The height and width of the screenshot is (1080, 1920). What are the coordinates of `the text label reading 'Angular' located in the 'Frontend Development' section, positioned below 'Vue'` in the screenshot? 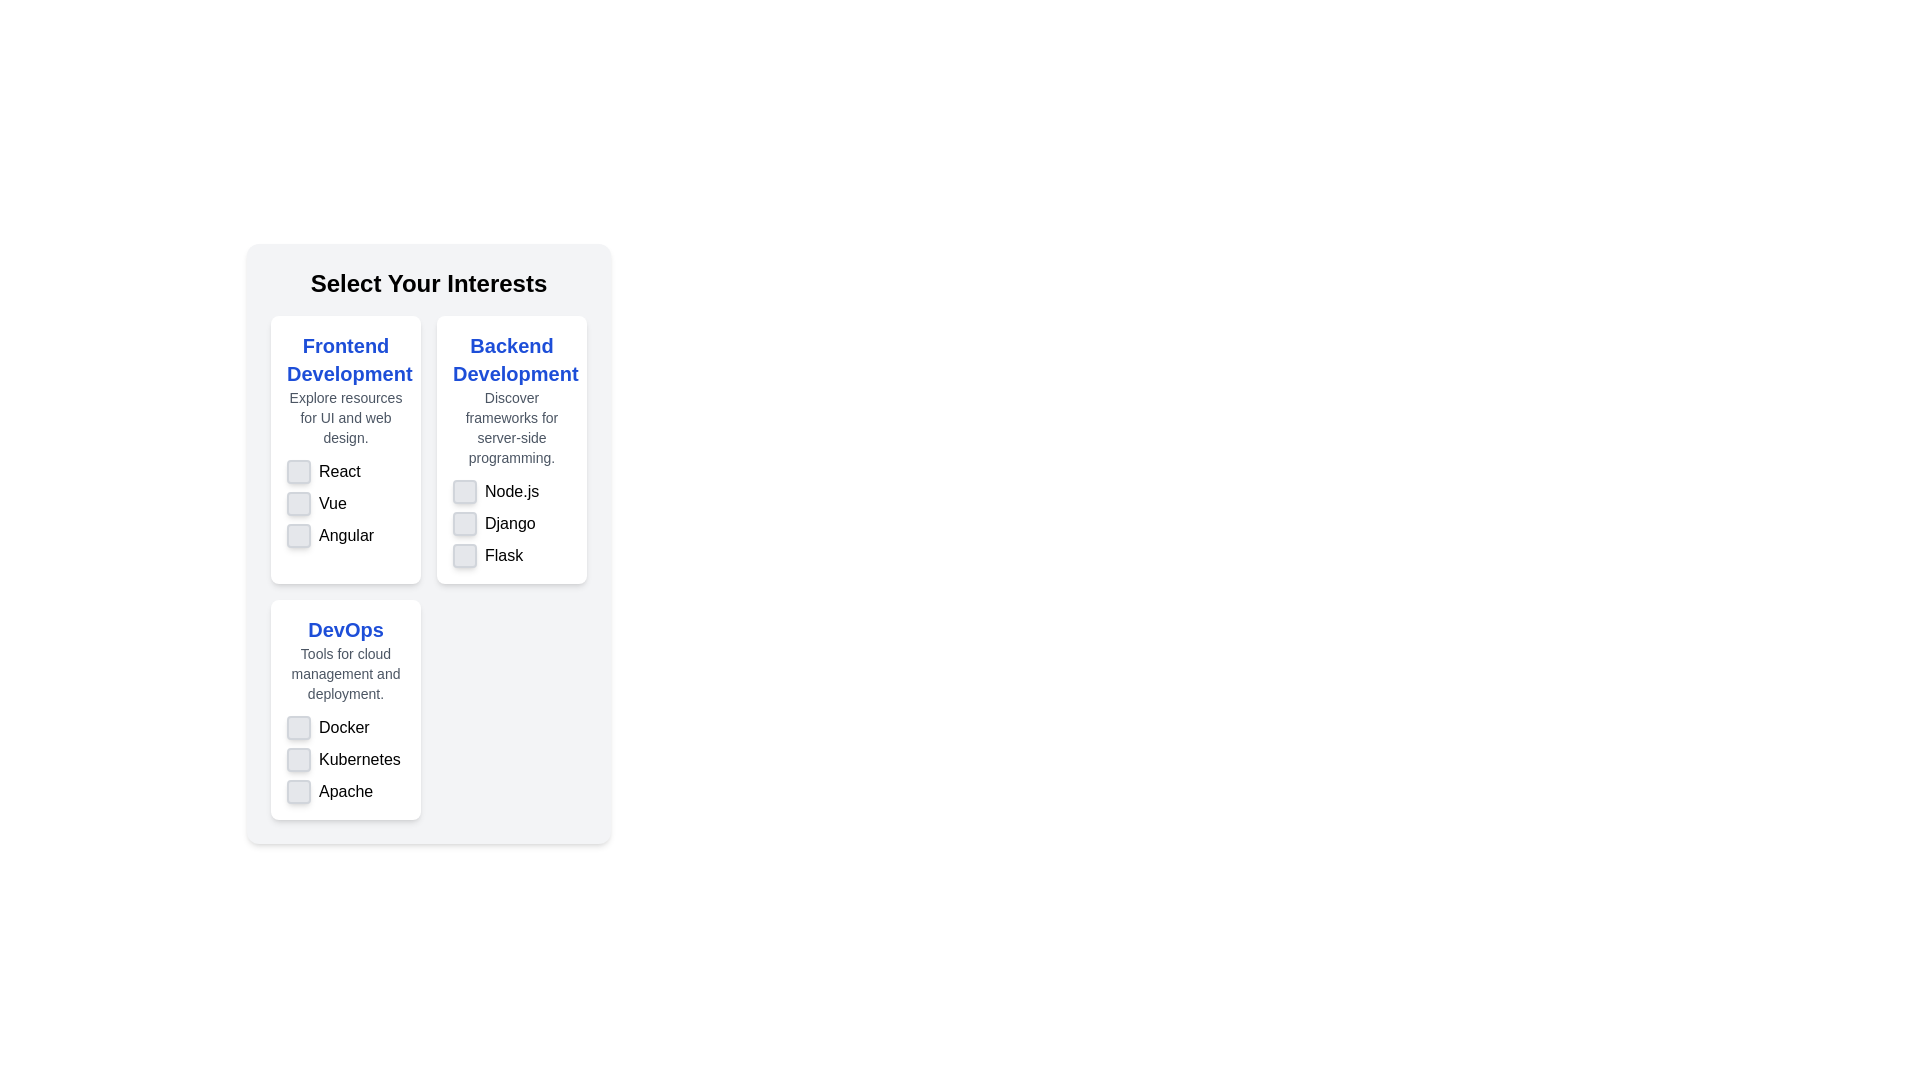 It's located at (345, 535).